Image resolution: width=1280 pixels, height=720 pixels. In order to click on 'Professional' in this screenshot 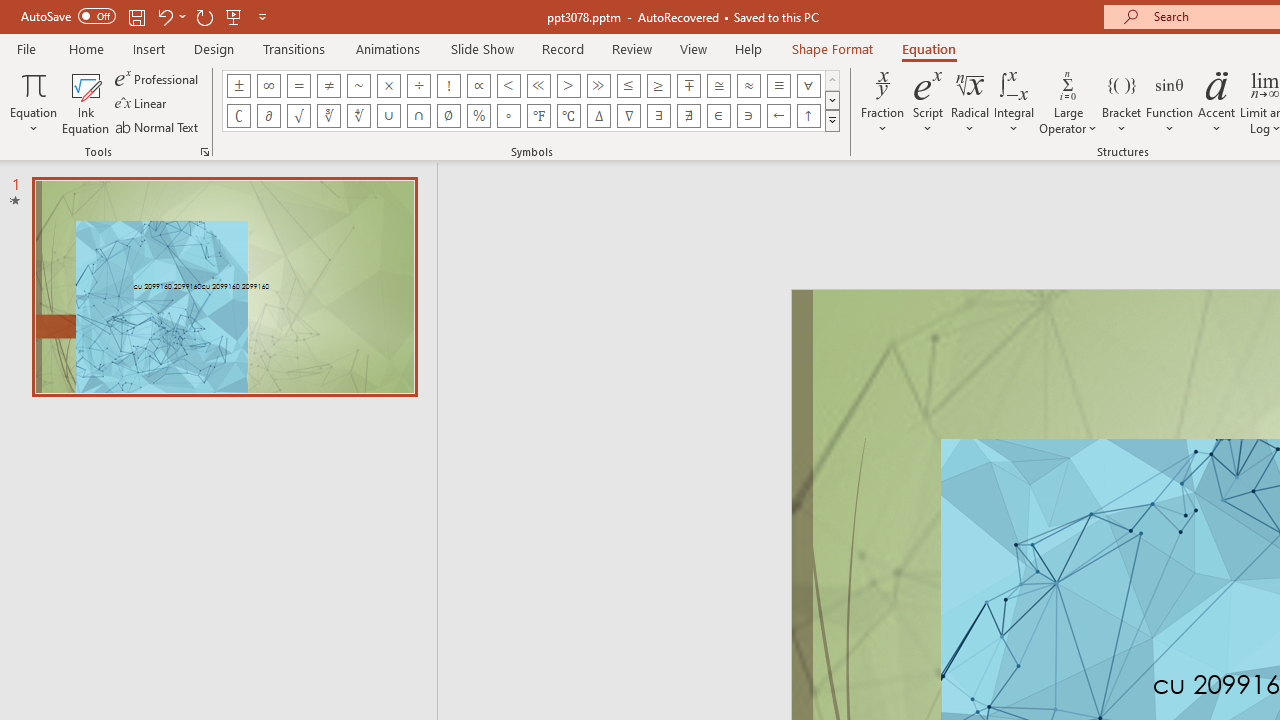, I will do `click(157, 78)`.